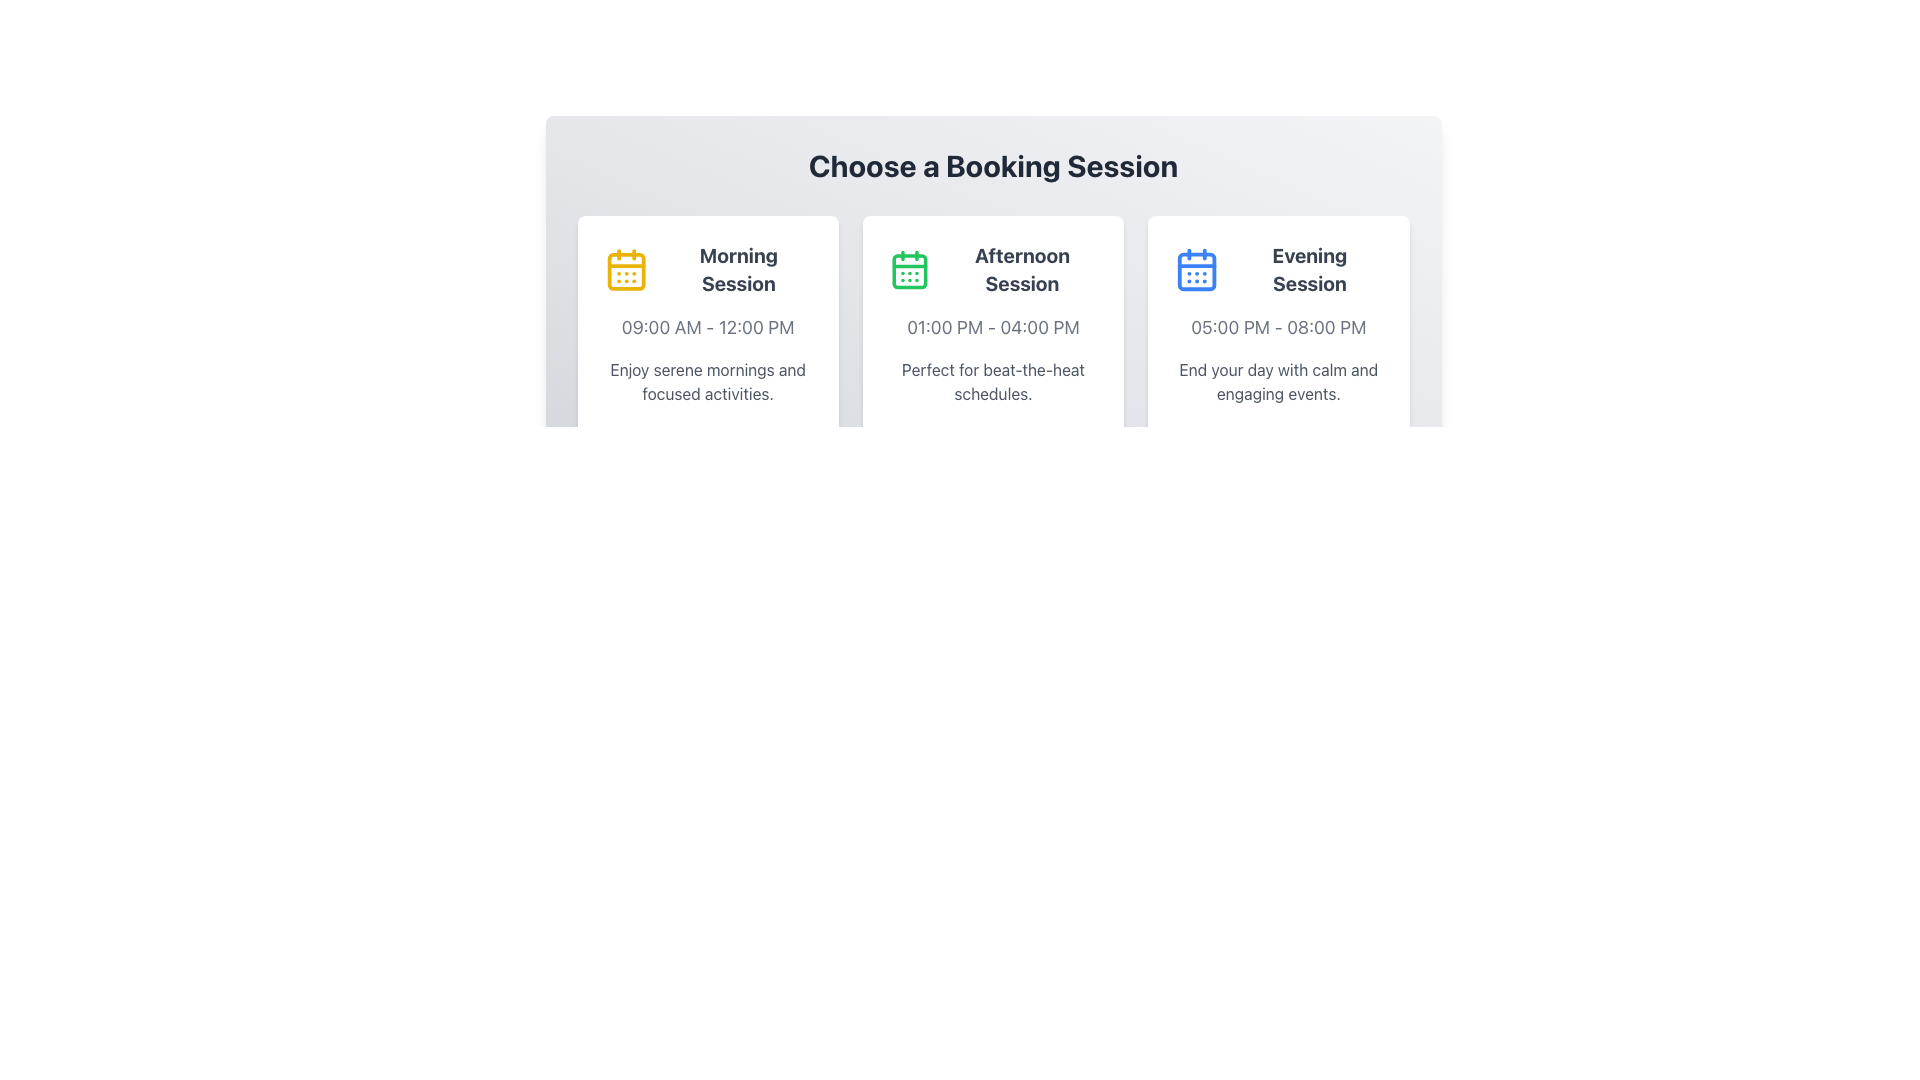  Describe the element at coordinates (993, 381) in the screenshot. I see `text block that says 'Perfect for beat-the-heat schedules.' located in the middle column under the title 'Afternoon Session' and time slot '01:00 PM - 04:00 PM' in the central white card of the 3-card layout` at that location.